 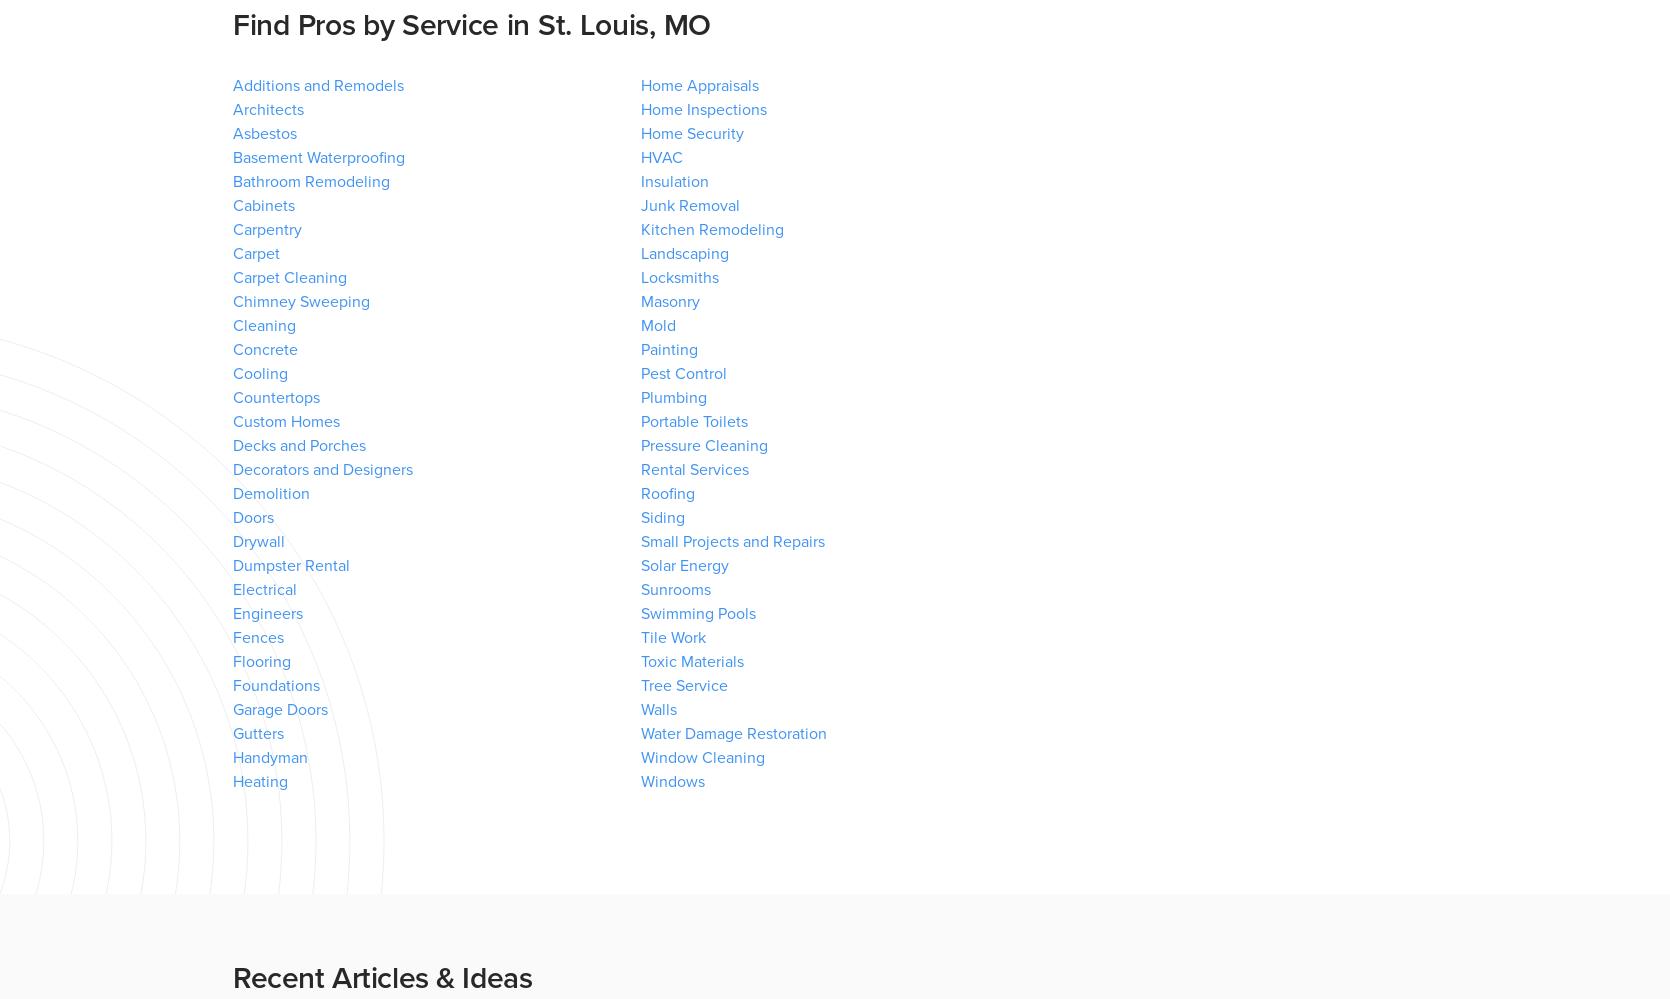 I want to click on 'Demolition', so click(x=232, y=494).